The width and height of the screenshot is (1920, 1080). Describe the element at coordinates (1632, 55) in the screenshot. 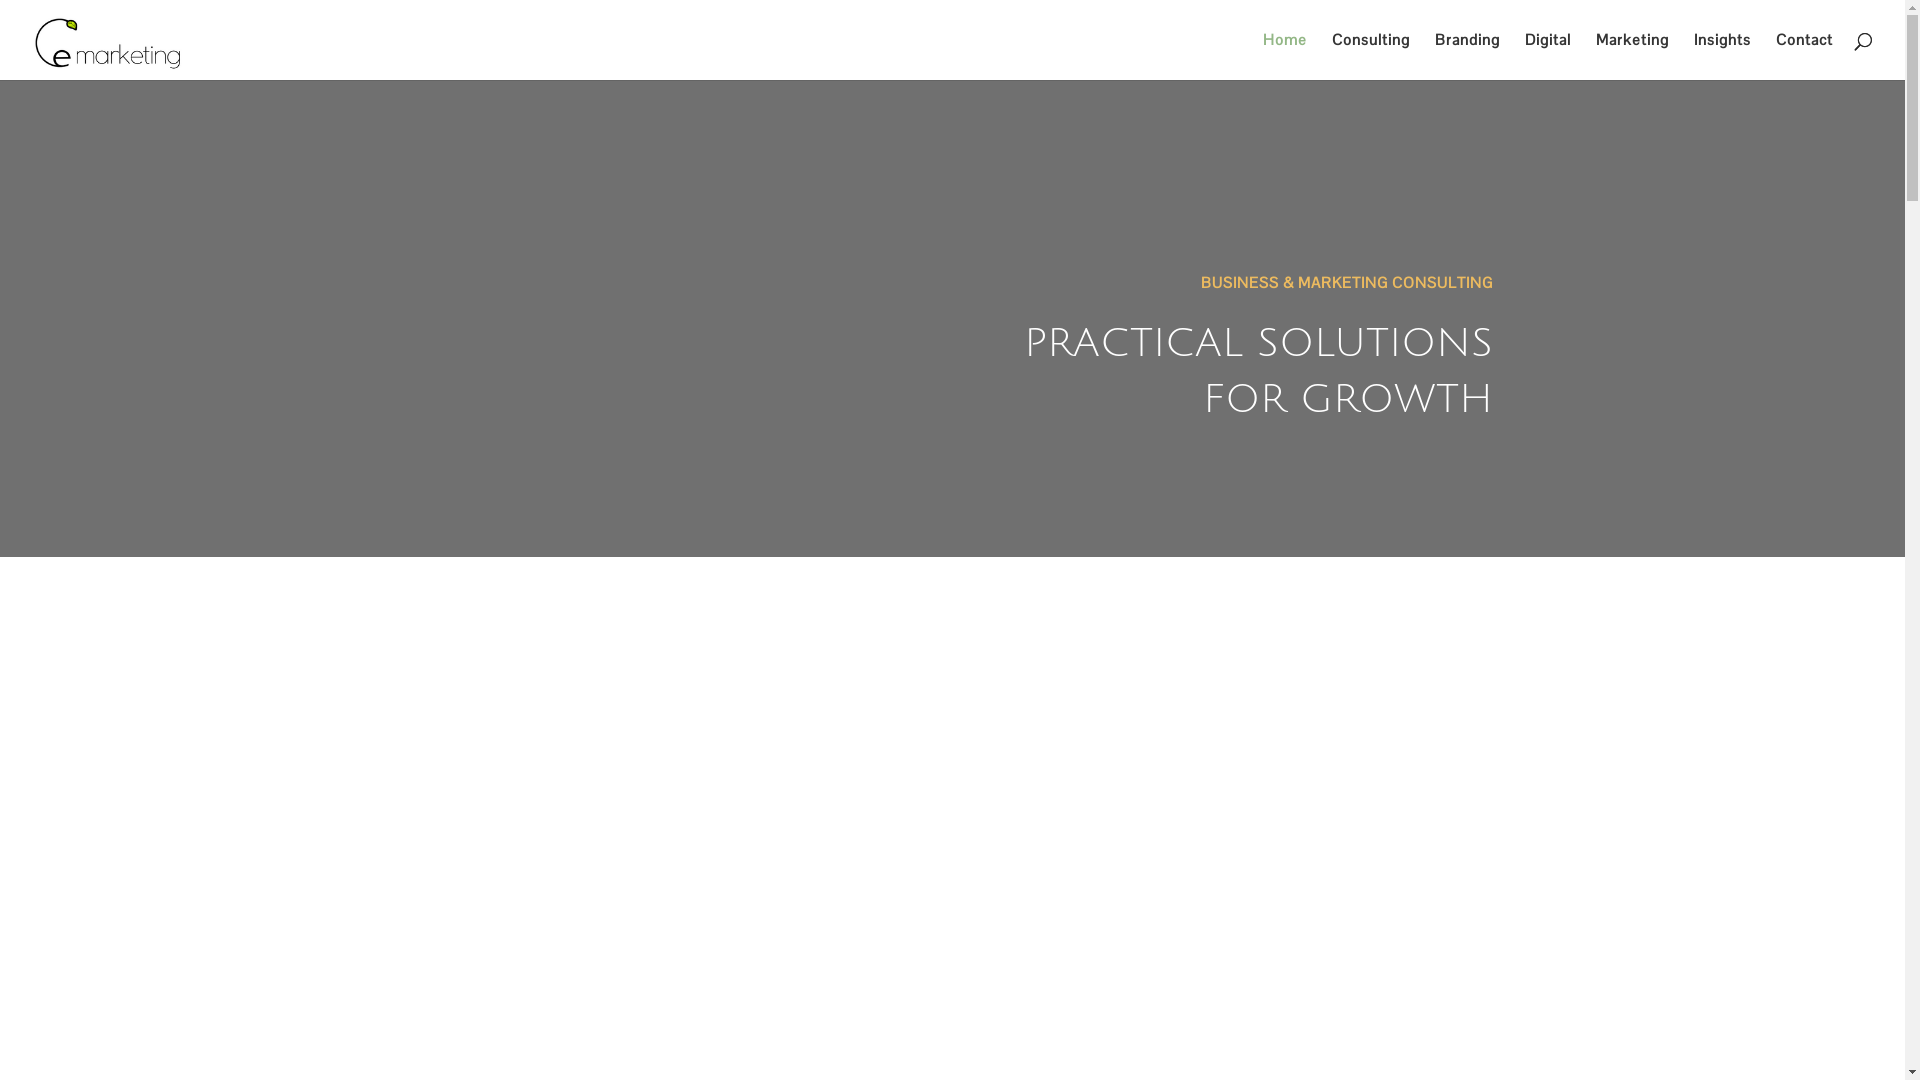

I see `'Marketing'` at that location.